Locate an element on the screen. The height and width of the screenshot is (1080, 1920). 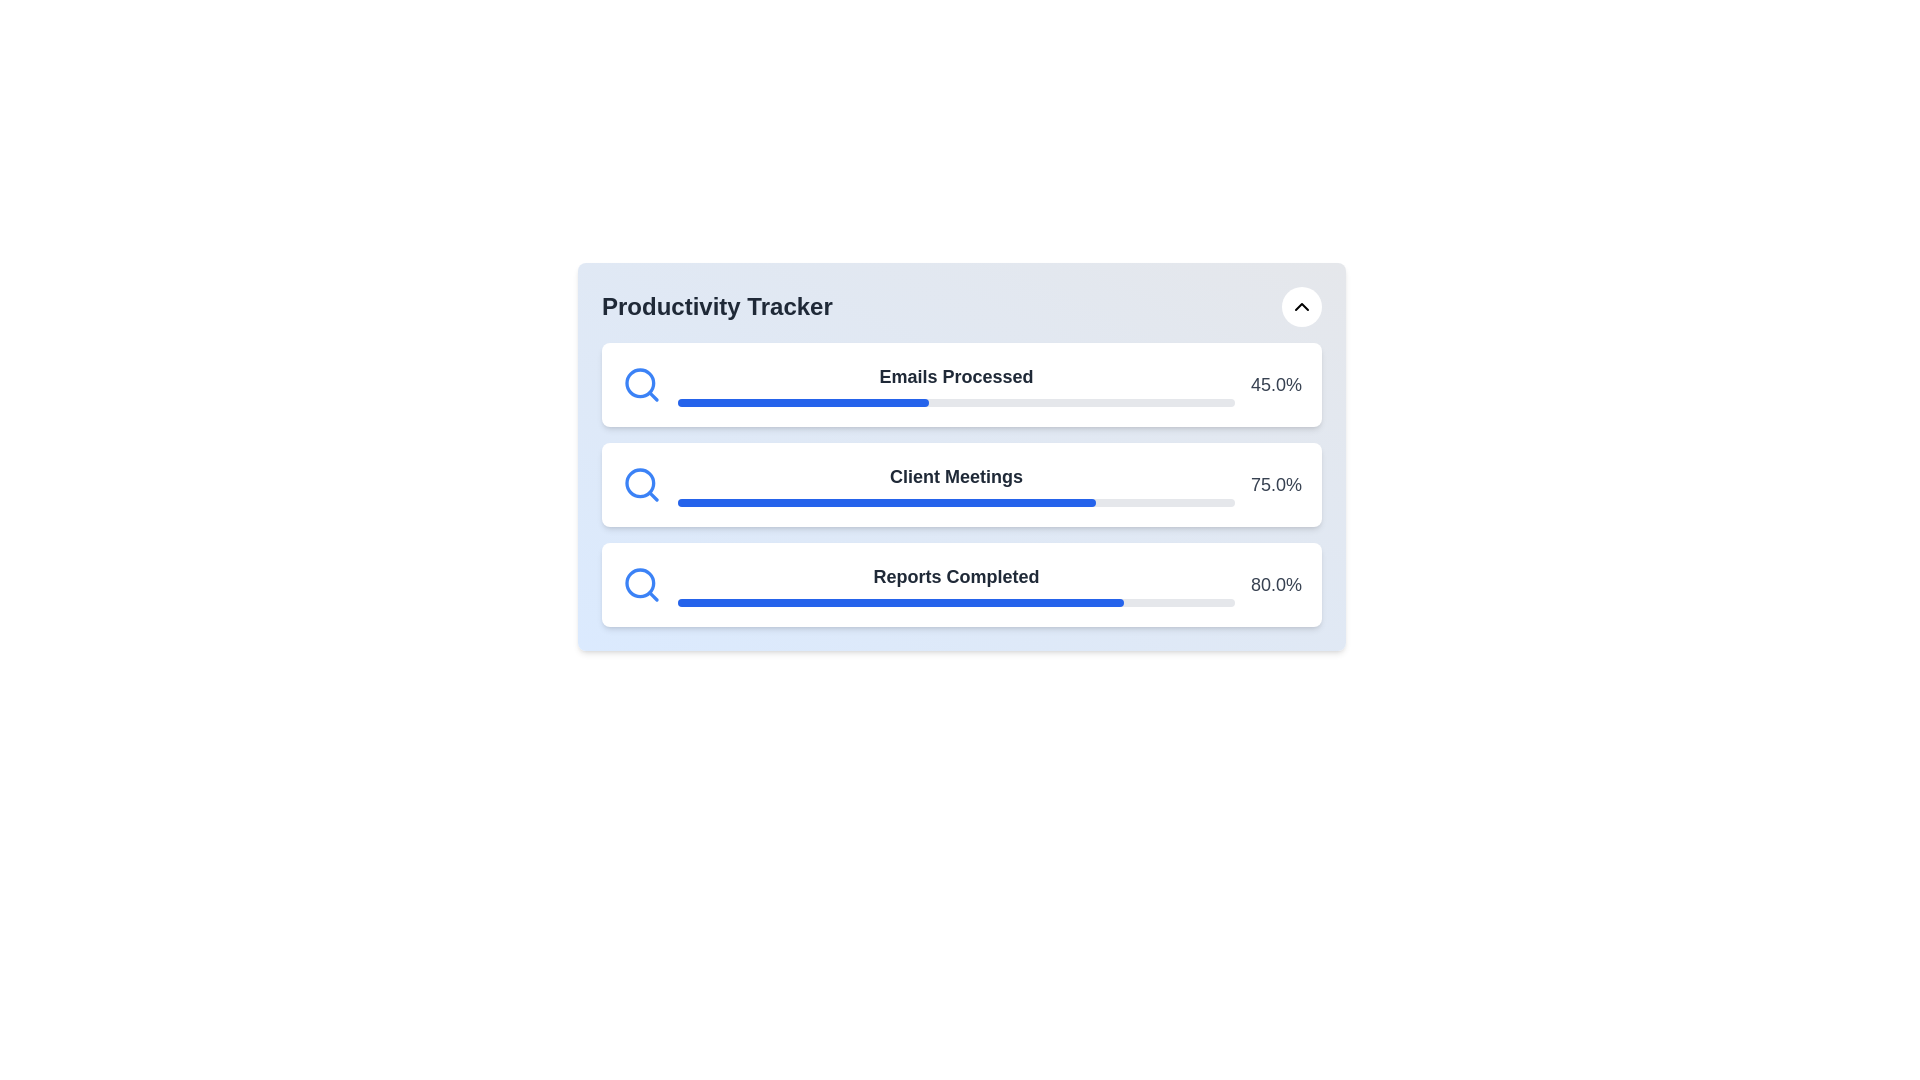
the 'Client Meetings' text label is located at coordinates (955, 485).